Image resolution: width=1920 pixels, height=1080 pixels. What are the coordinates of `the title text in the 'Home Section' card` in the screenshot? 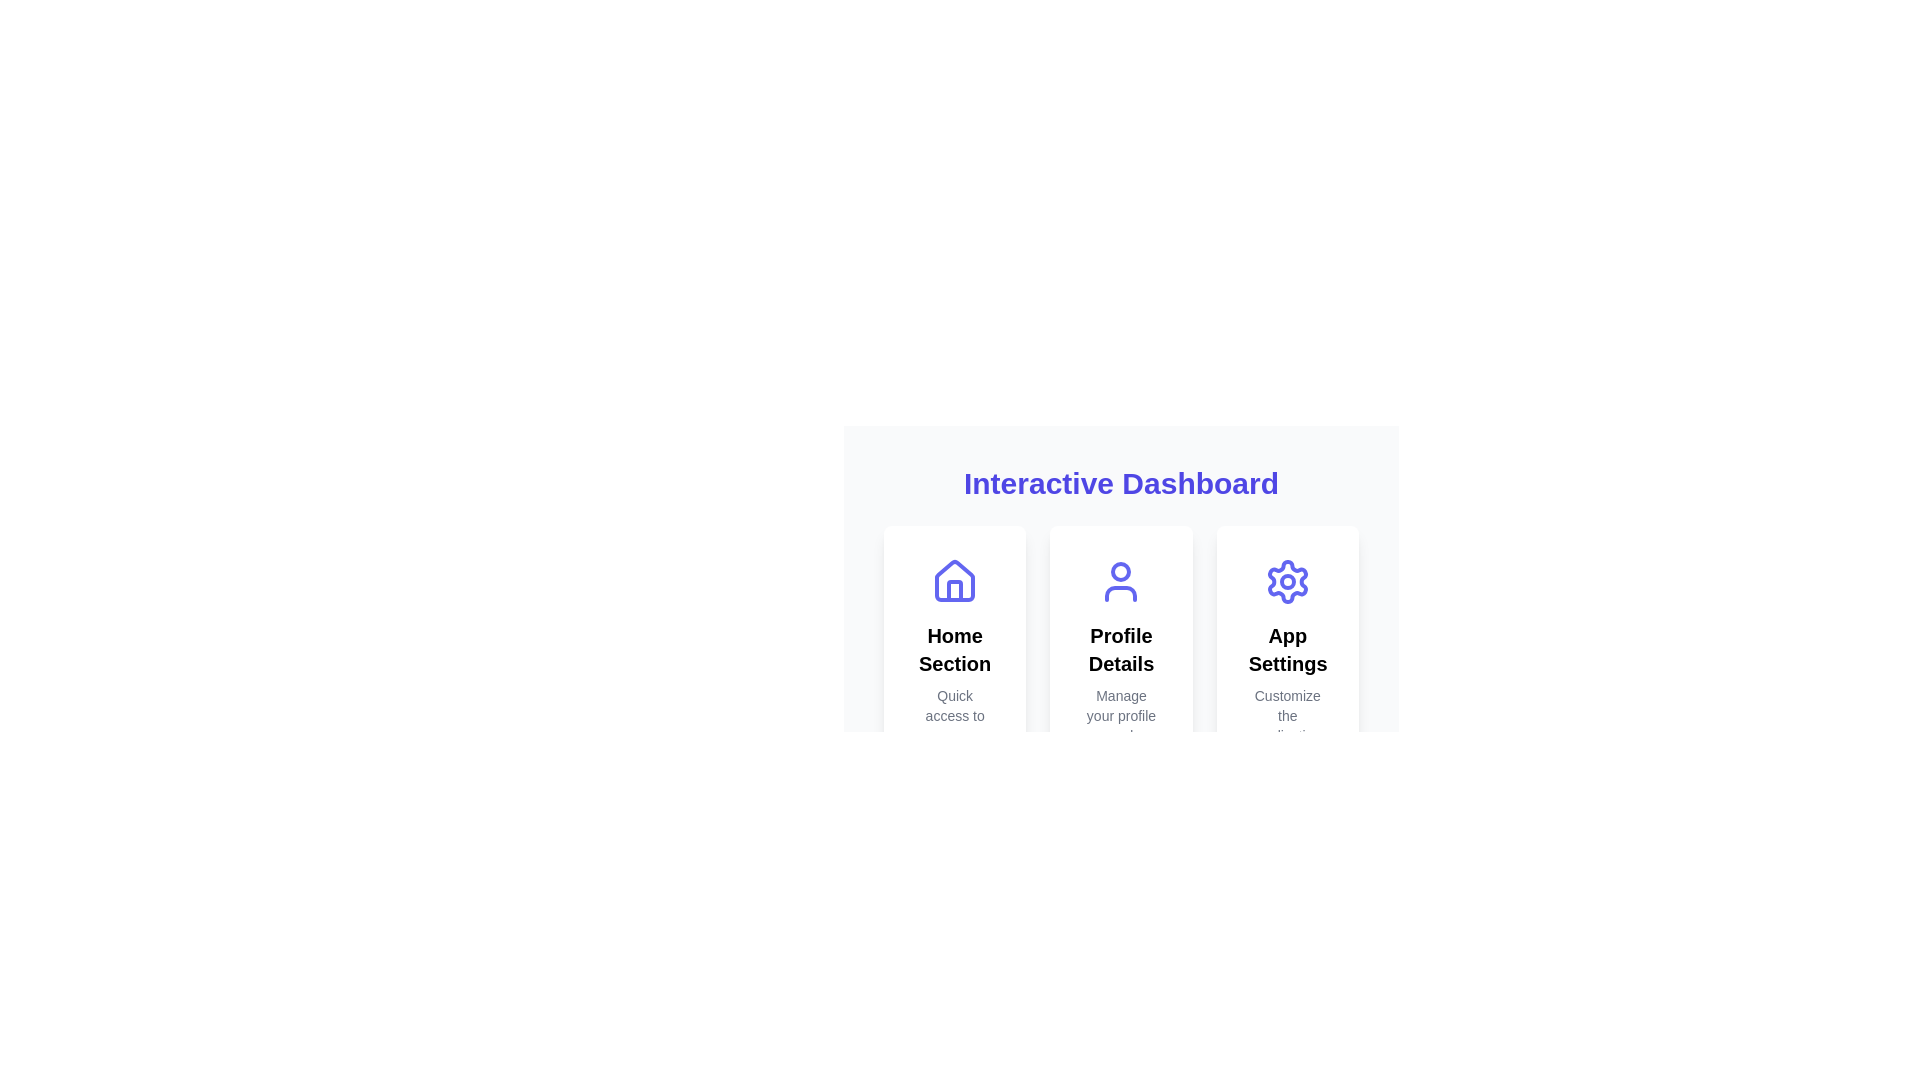 It's located at (954, 650).